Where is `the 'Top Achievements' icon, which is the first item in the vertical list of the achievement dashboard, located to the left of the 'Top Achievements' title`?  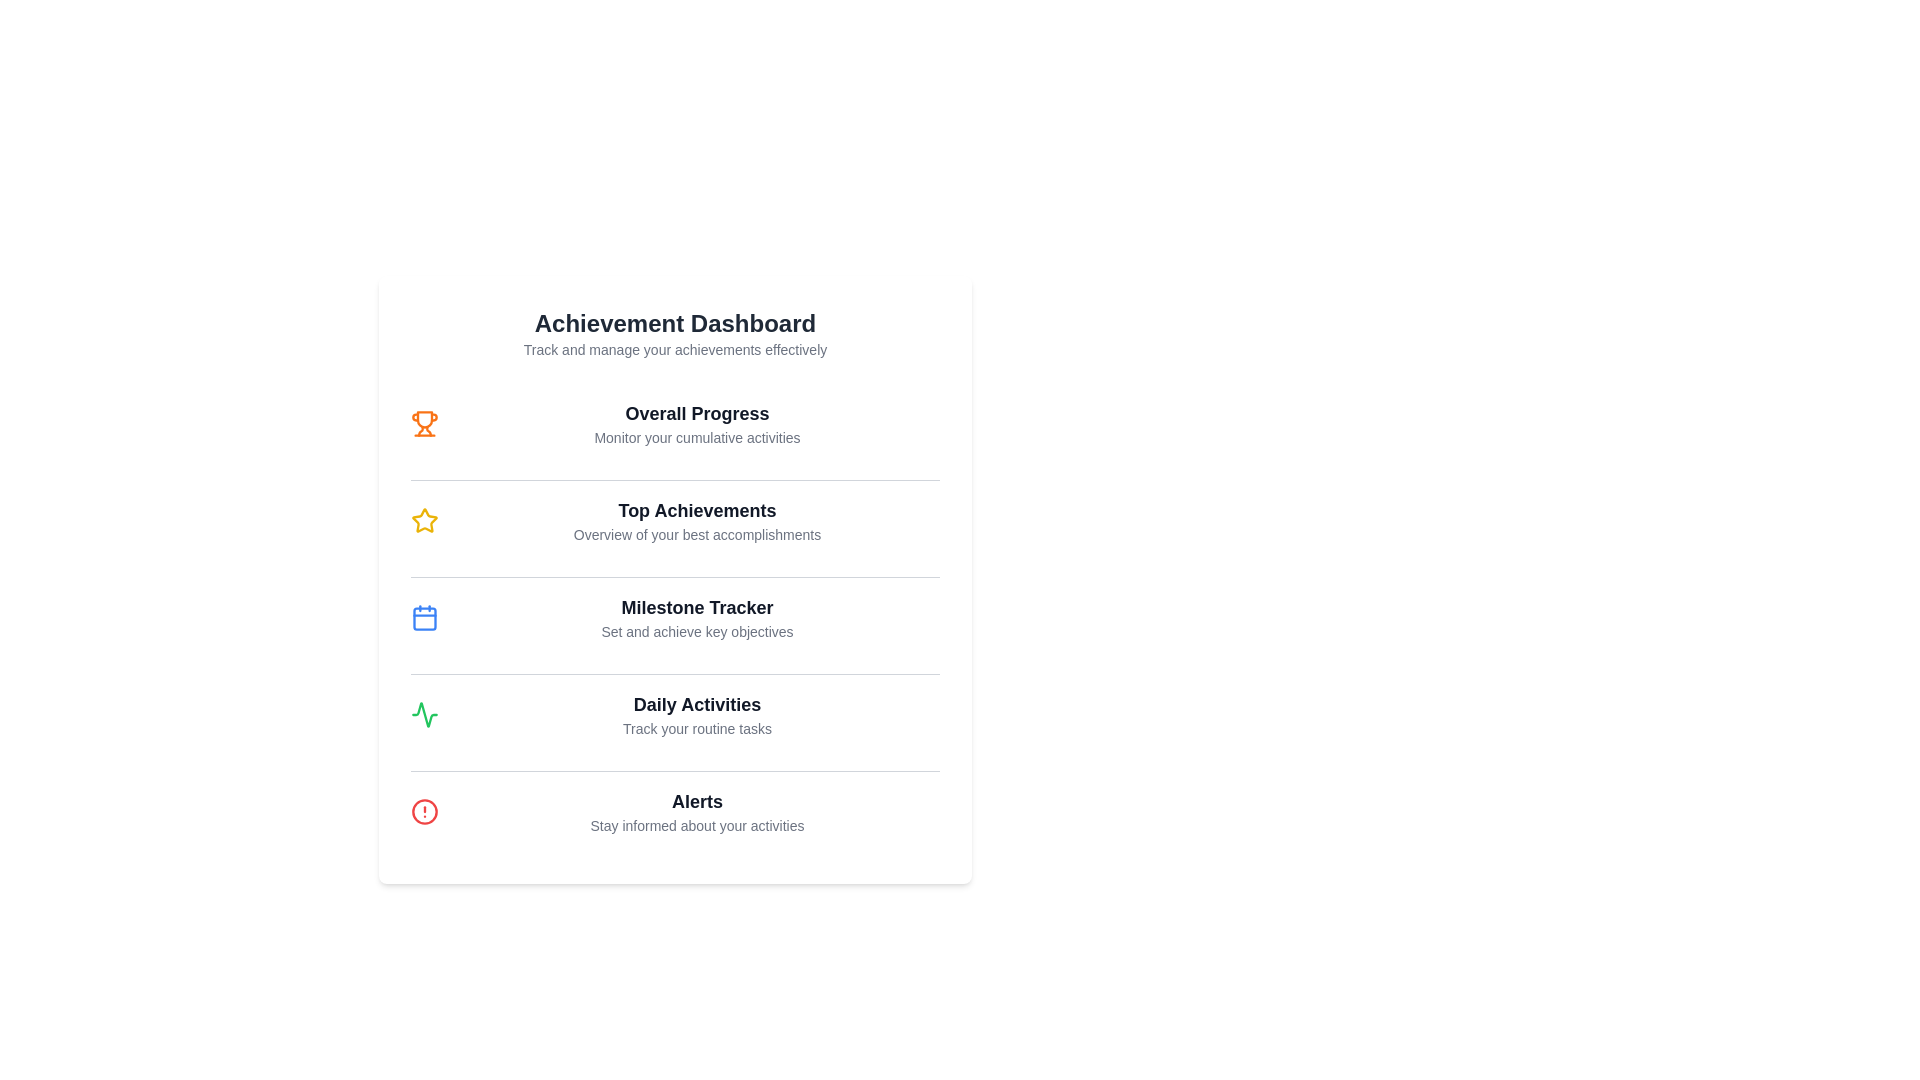 the 'Top Achievements' icon, which is the first item in the vertical list of the achievement dashboard, located to the left of the 'Top Achievements' title is located at coordinates (424, 519).